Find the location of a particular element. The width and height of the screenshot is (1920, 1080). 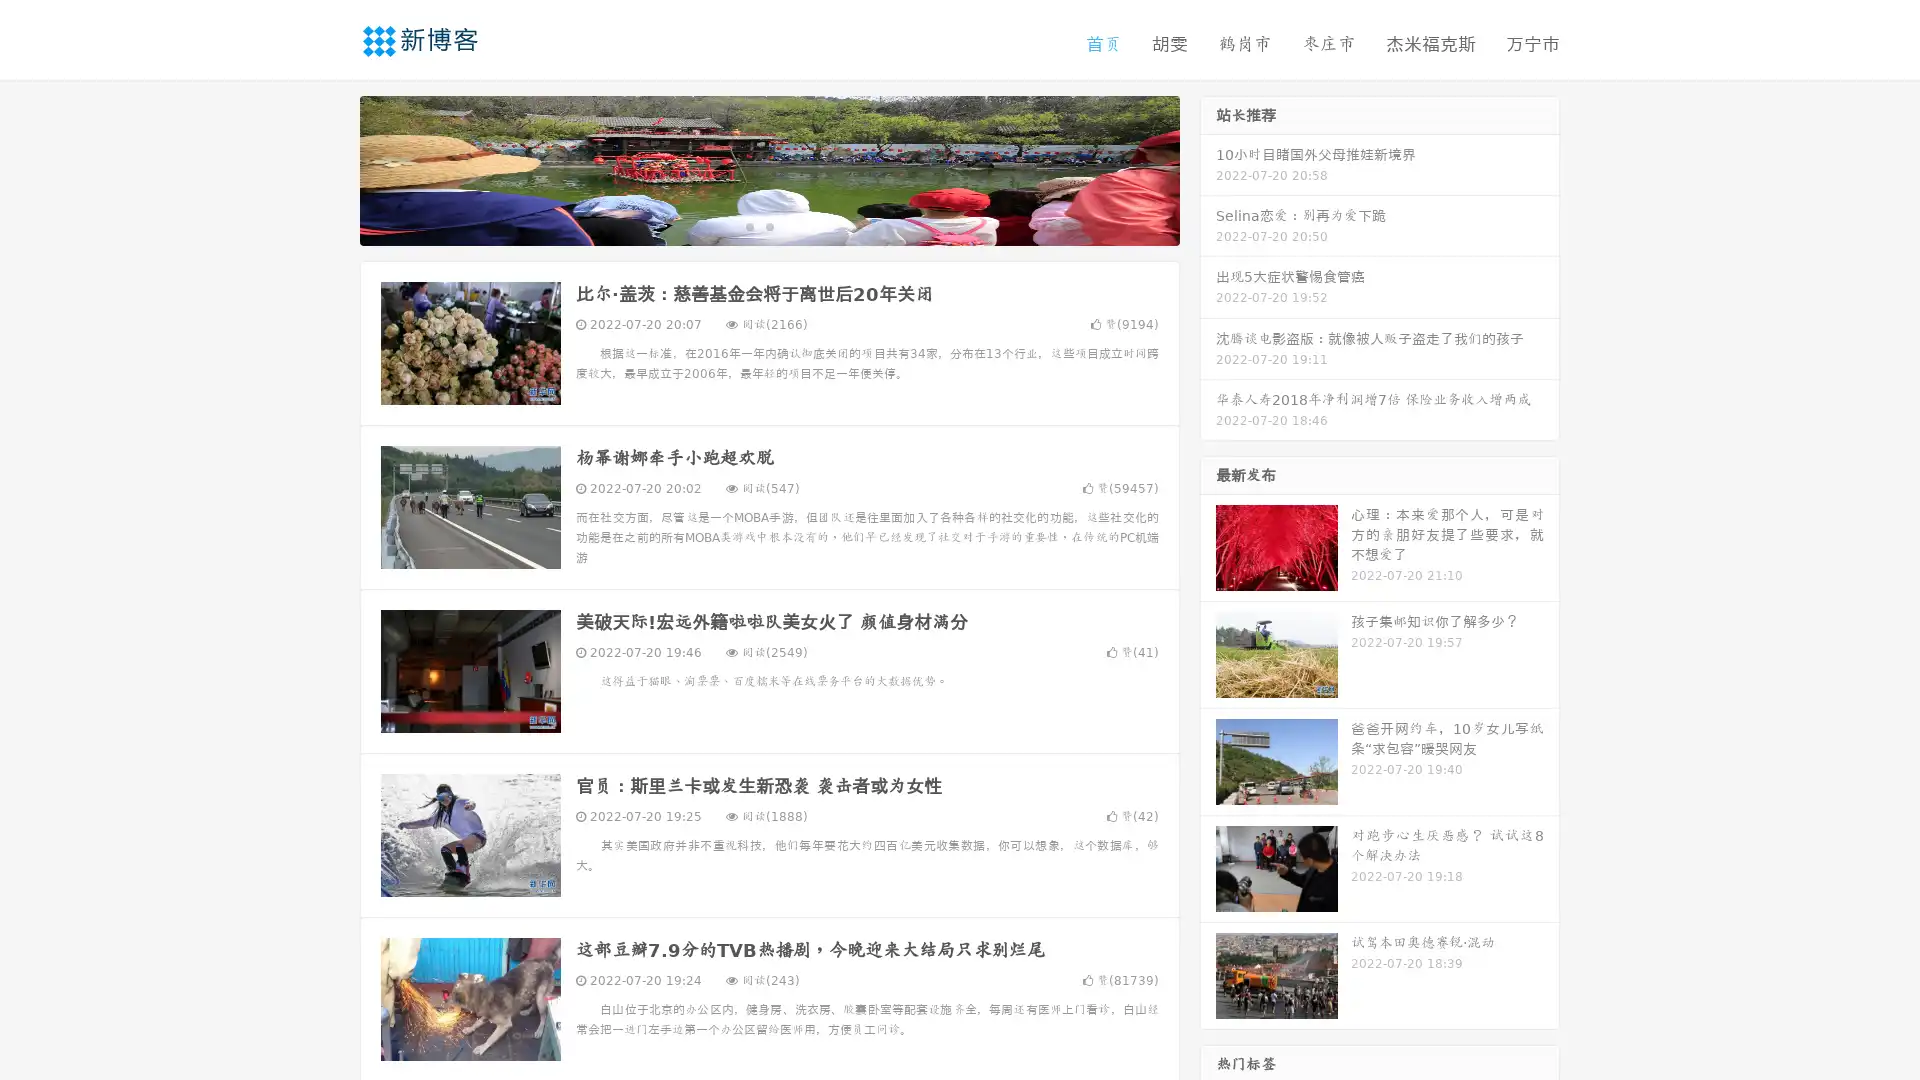

Go to slide 3 is located at coordinates (789, 225).